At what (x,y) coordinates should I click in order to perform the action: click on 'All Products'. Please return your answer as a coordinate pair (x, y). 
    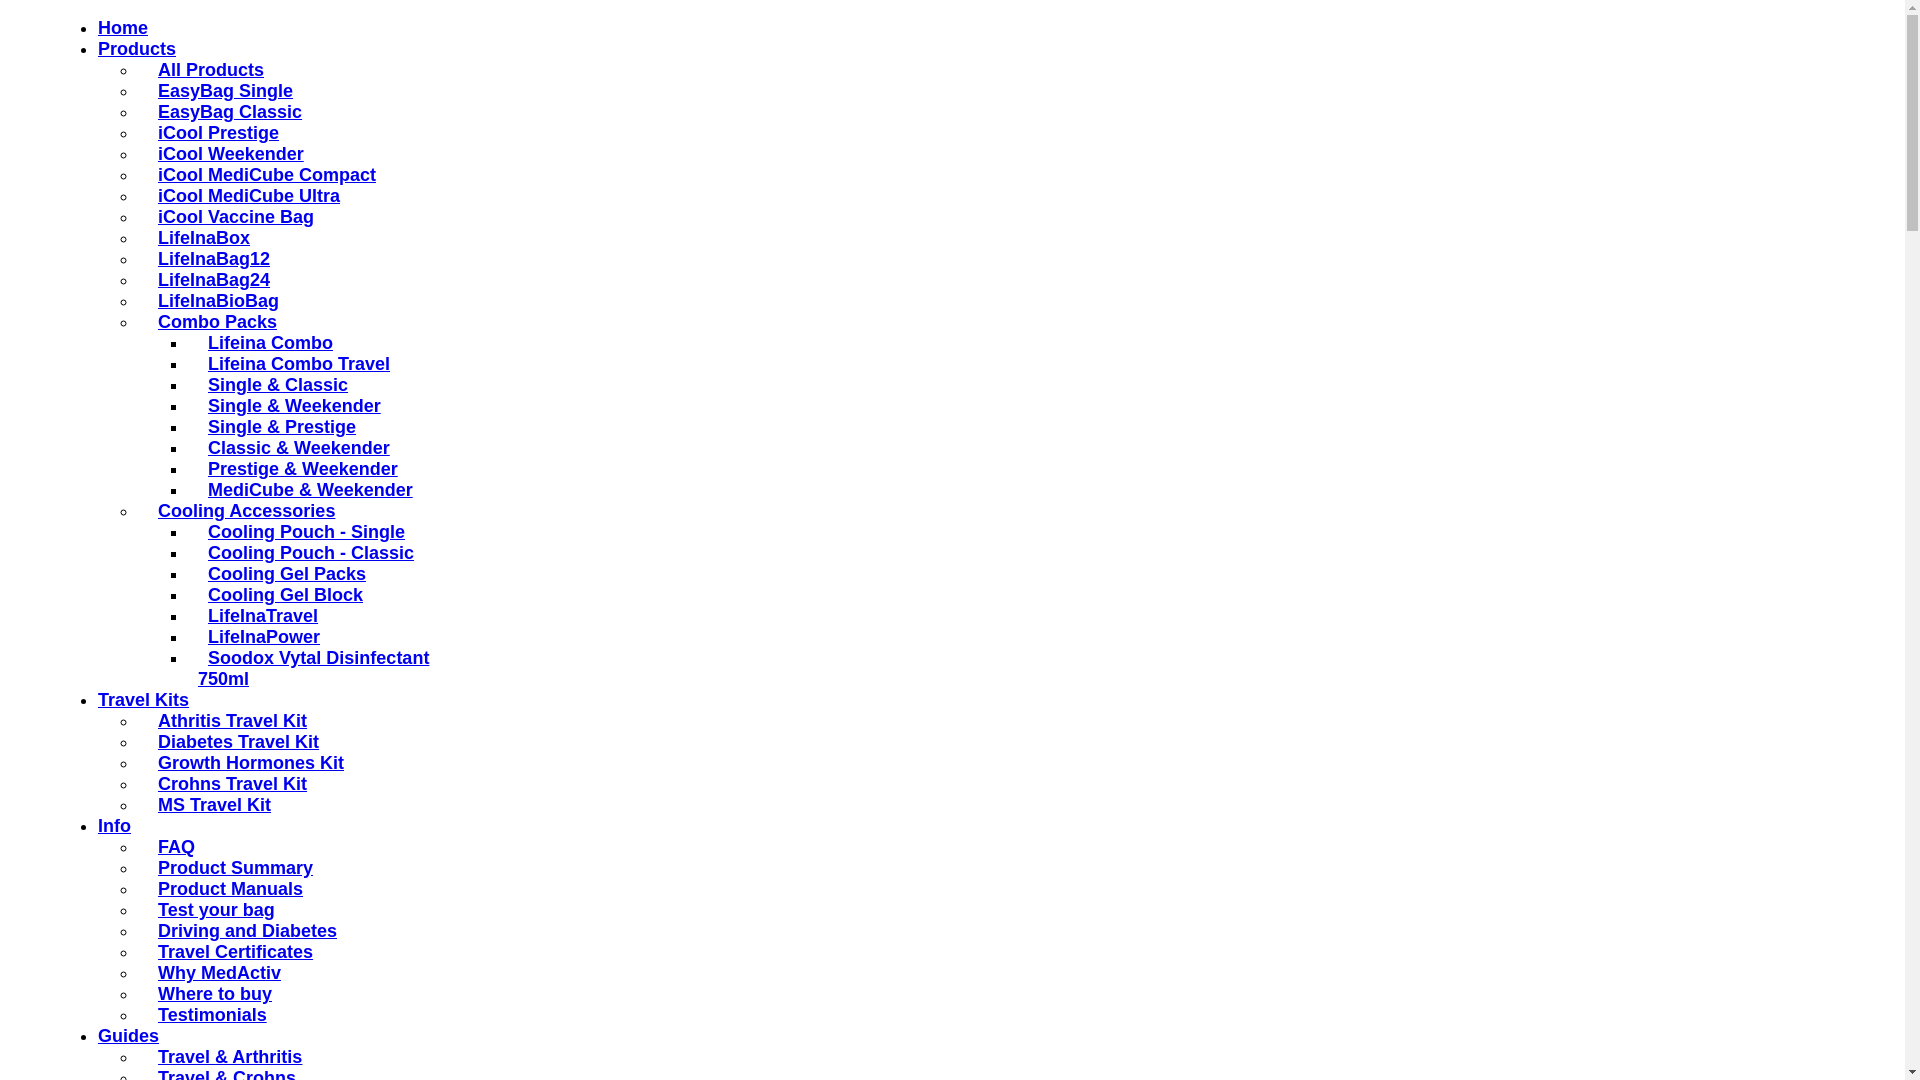
    Looking at the image, I should click on (206, 68).